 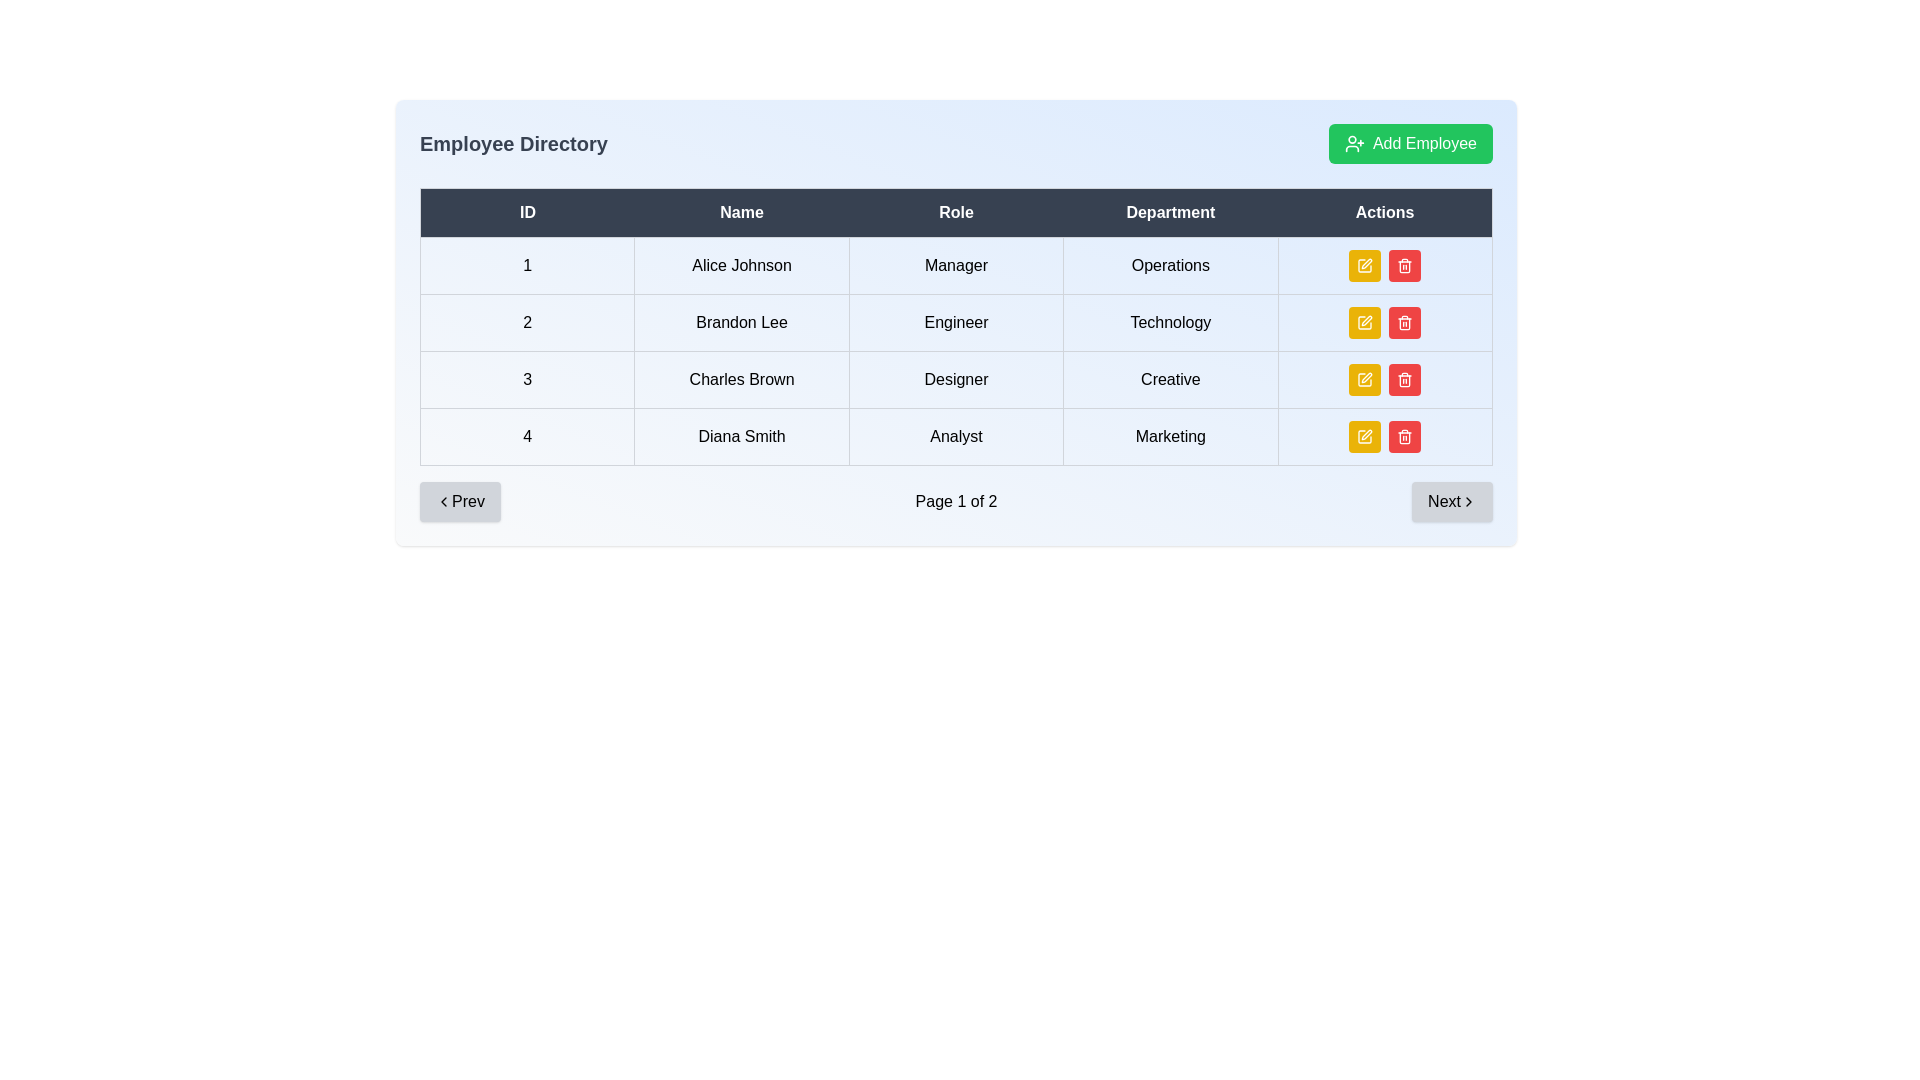 I want to click on the small pen icon button in the last row of the table under the 'Actions' column for 'Diana Smith' to initiate editing, so click(x=1366, y=434).